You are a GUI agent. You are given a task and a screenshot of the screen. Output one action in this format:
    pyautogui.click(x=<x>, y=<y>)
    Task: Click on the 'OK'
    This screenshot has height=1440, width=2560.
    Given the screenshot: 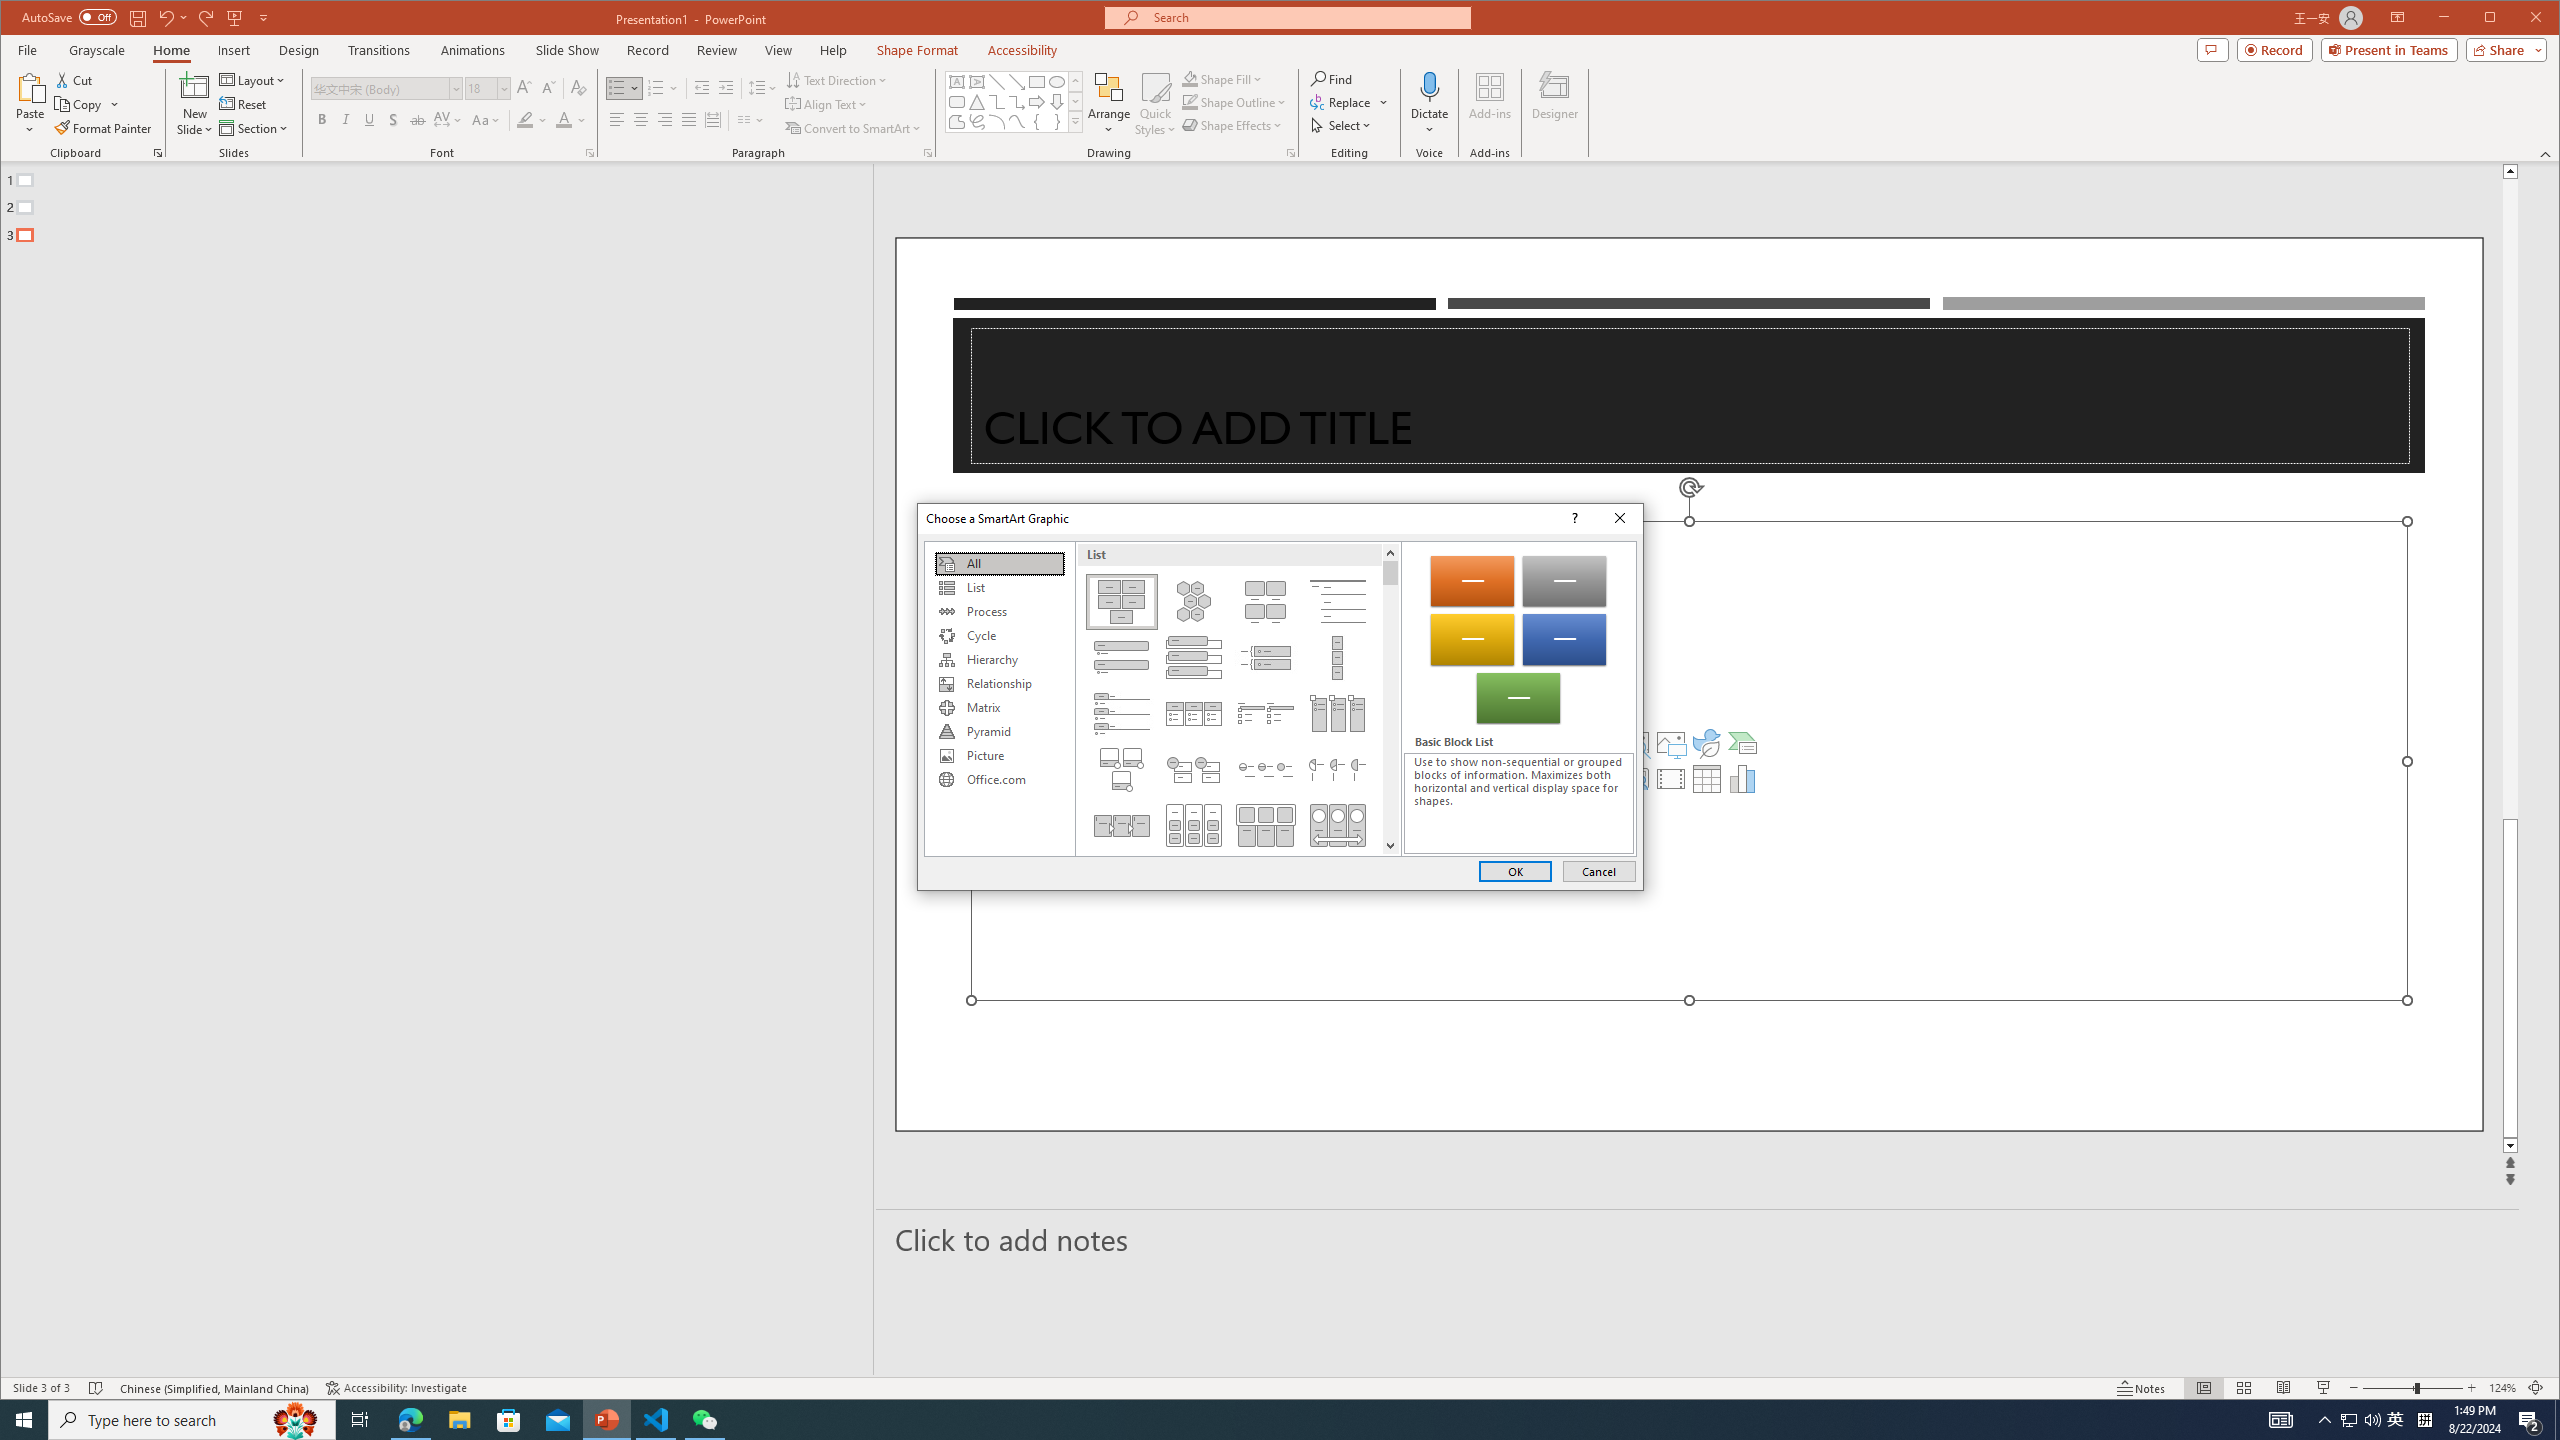 What is the action you would take?
    pyautogui.click(x=1515, y=870)
    